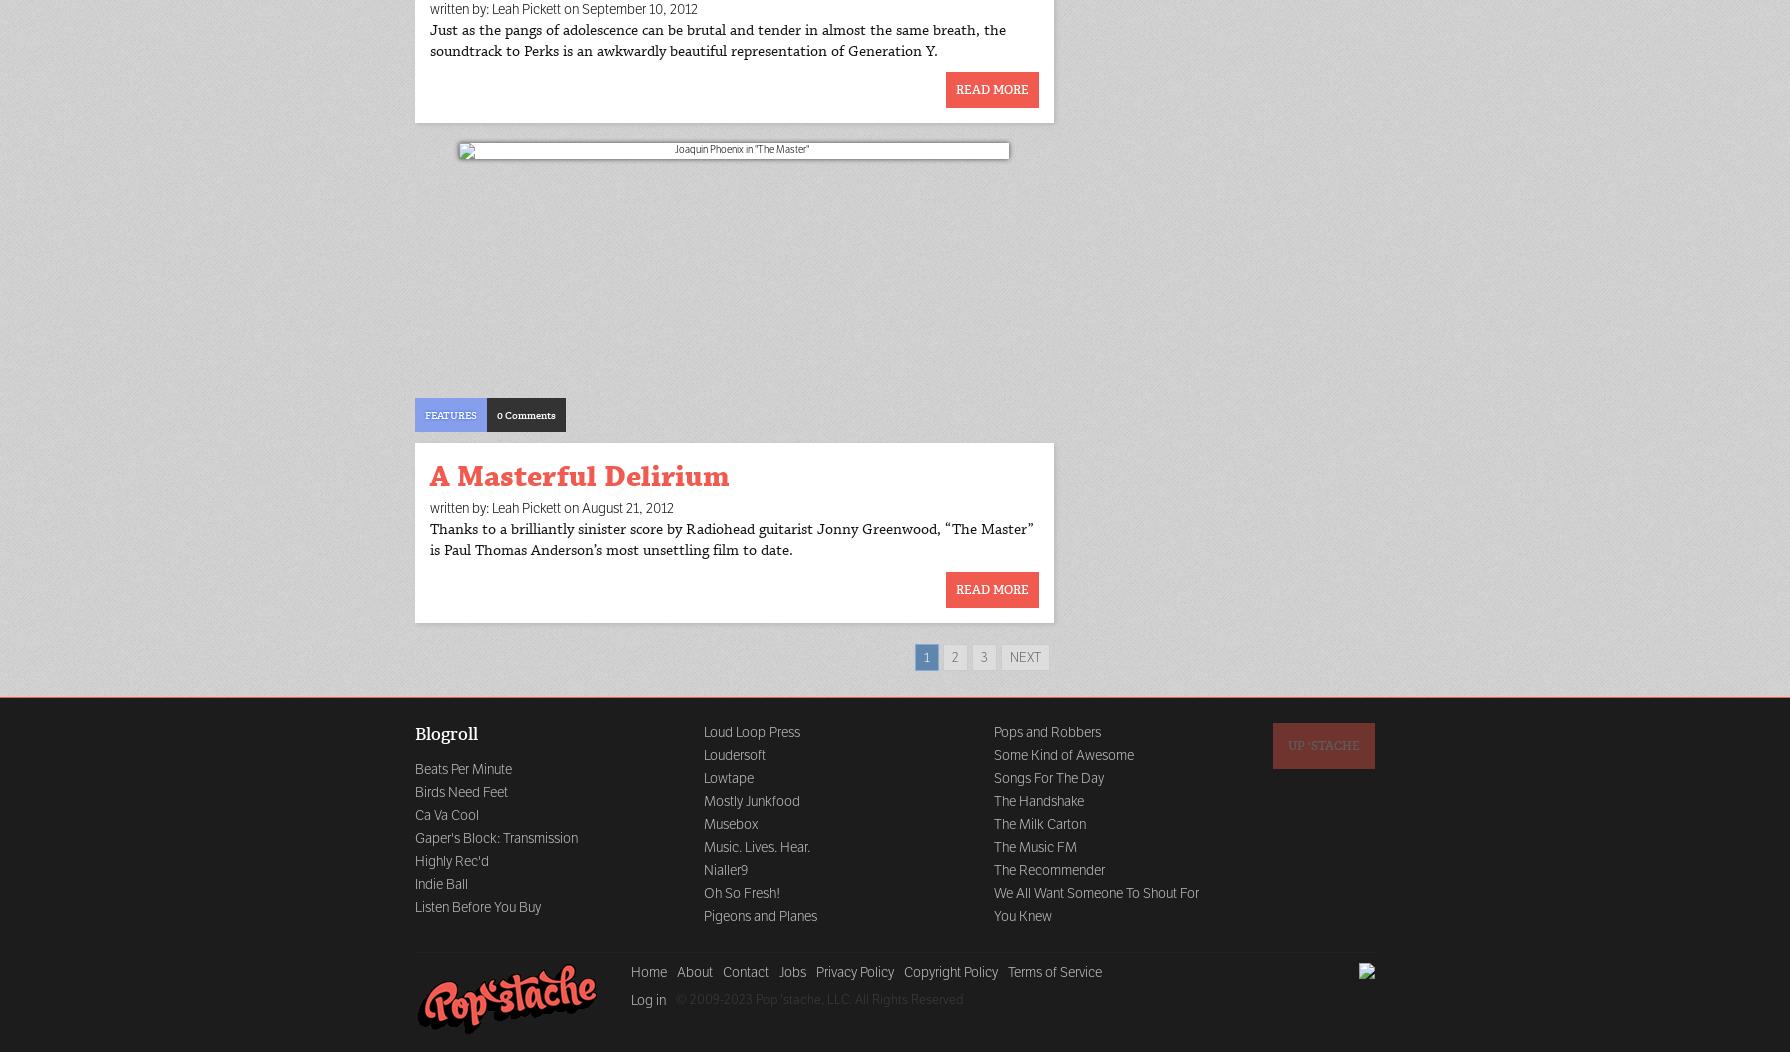  I want to click on 'Musebox', so click(730, 822).